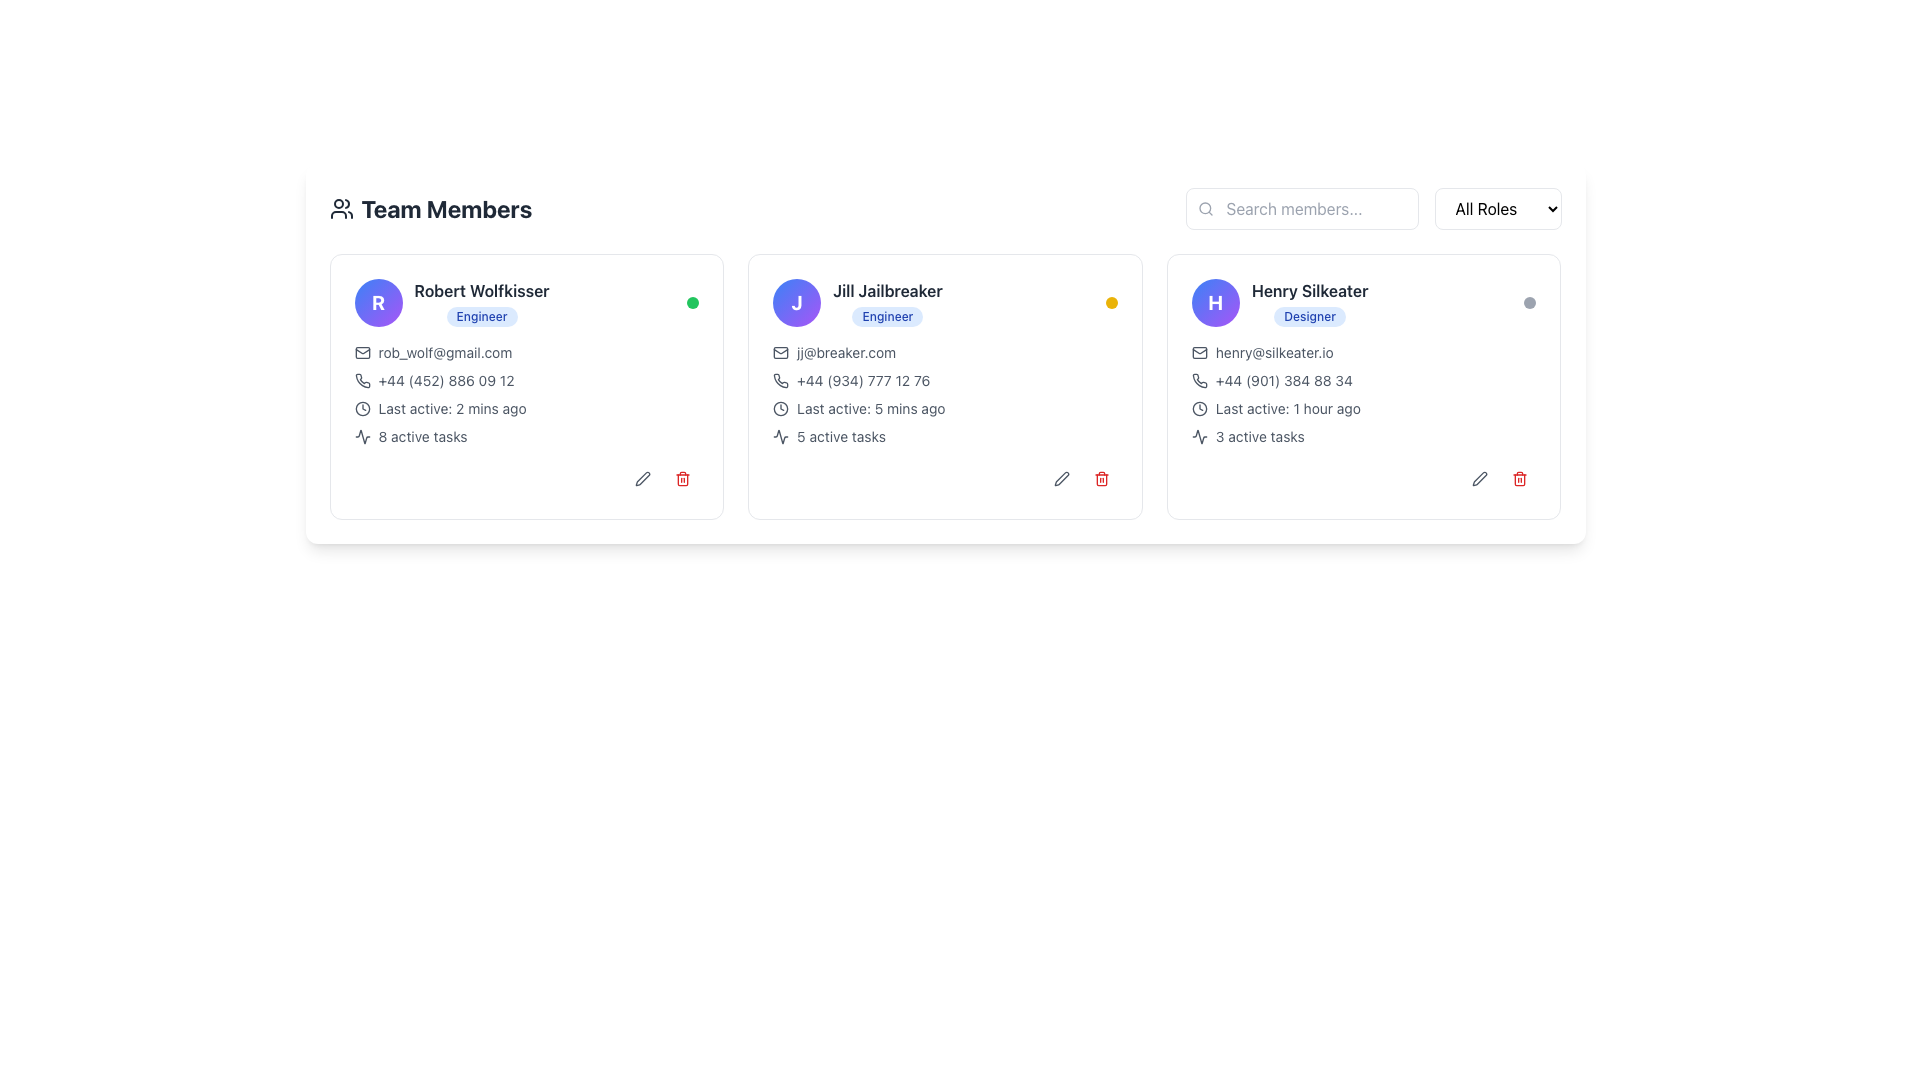  I want to click on the text label group displaying the team member's name and role, located in the rightmost card of three horizontally aligned member cards, above the email and phone number, so click(1310, 303).